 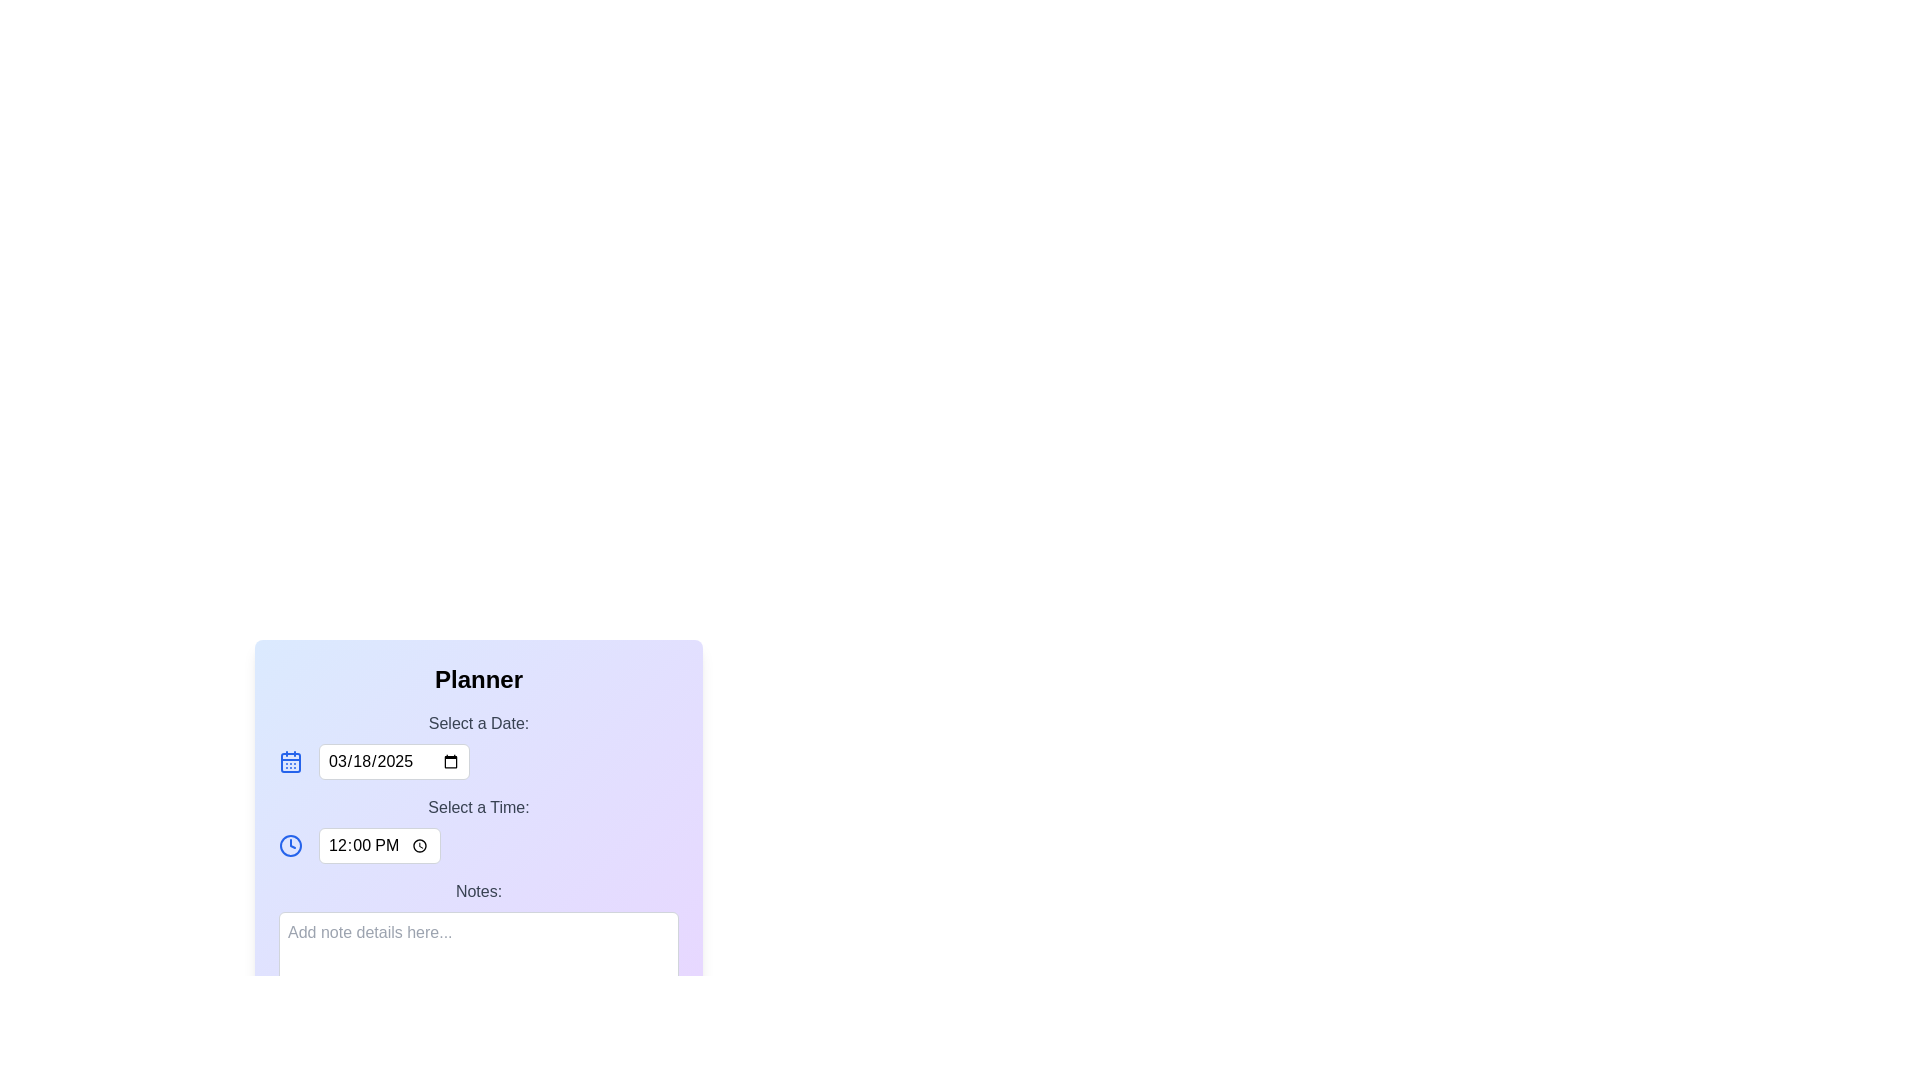 I want to click on the calendar icon, which is the first element in a horizontal layout group adjacent to a date picker input field, so click(x=290, y=762).